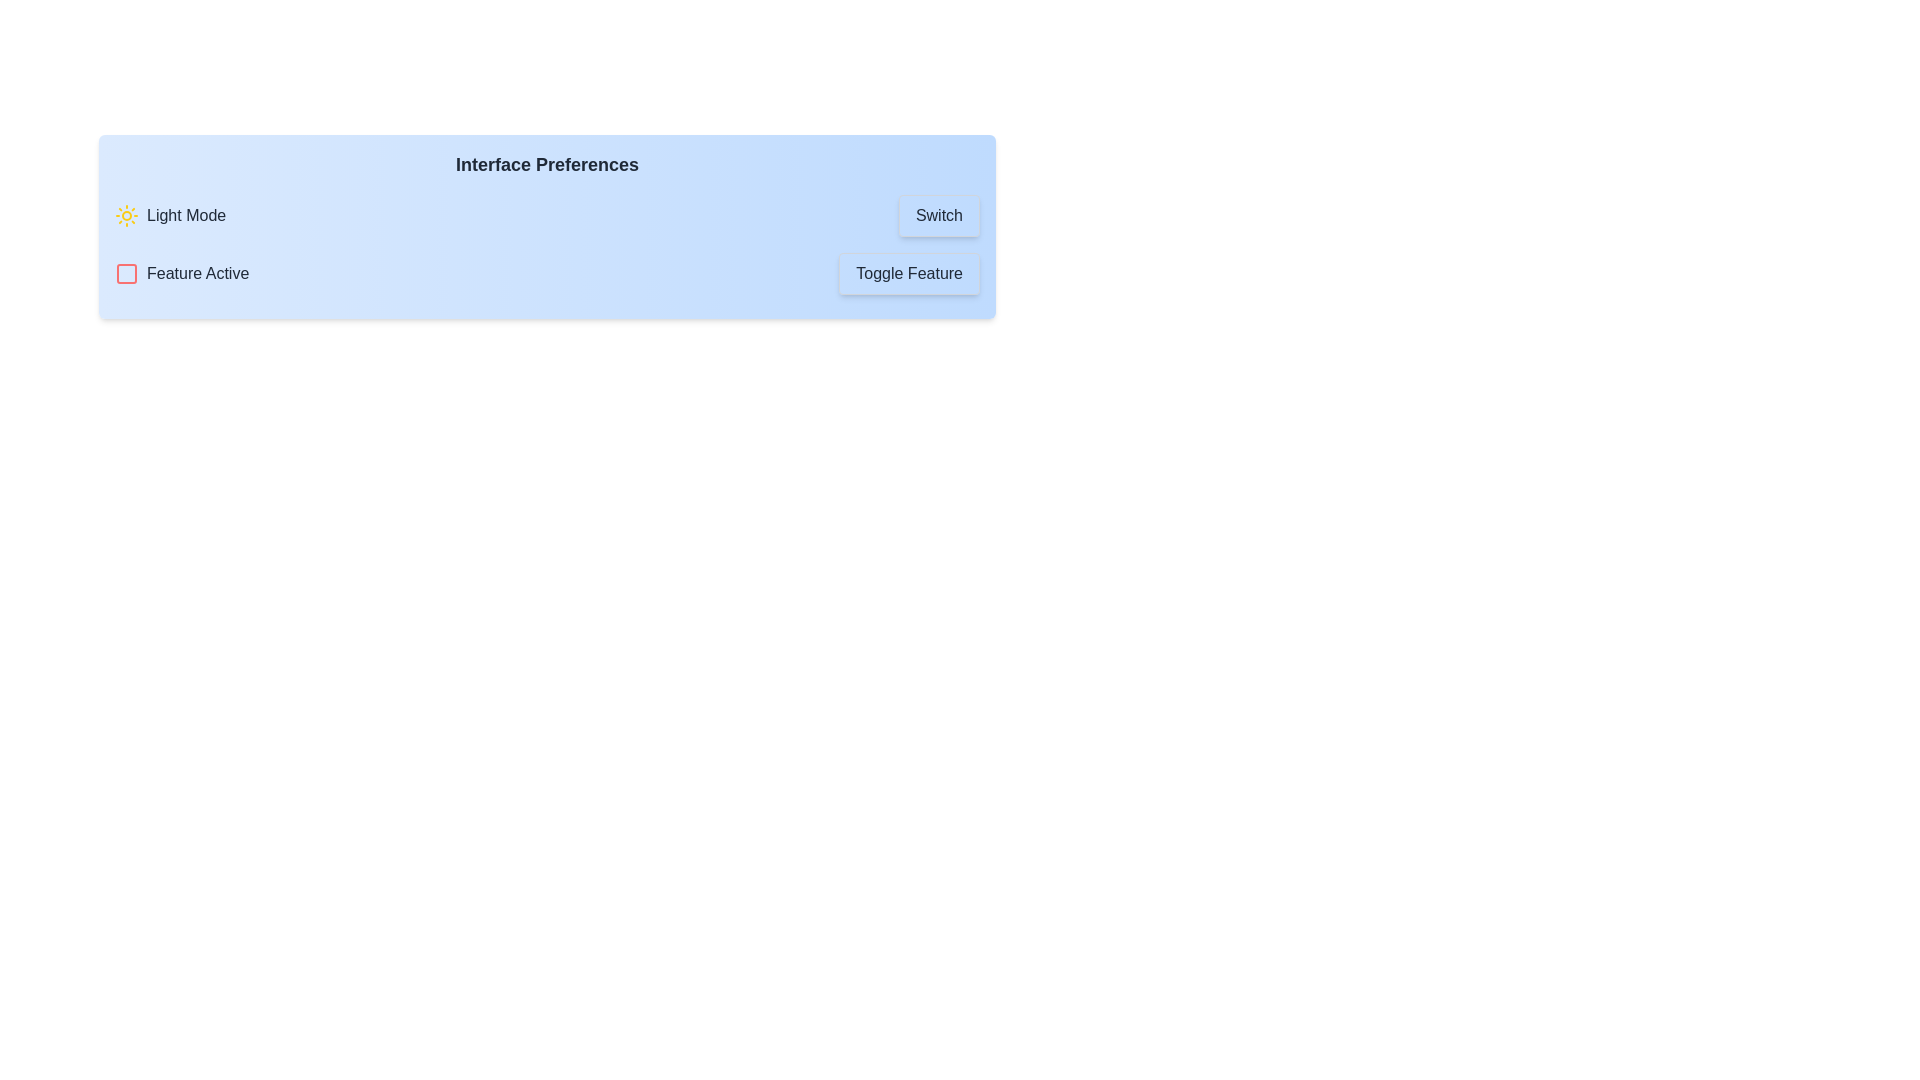 The height and width of the screenshot is (1080, 1920). Describe the element at coordinates (938, 216) in the screenshot. I see `the toggle button labeled 'Switch'` at that location.